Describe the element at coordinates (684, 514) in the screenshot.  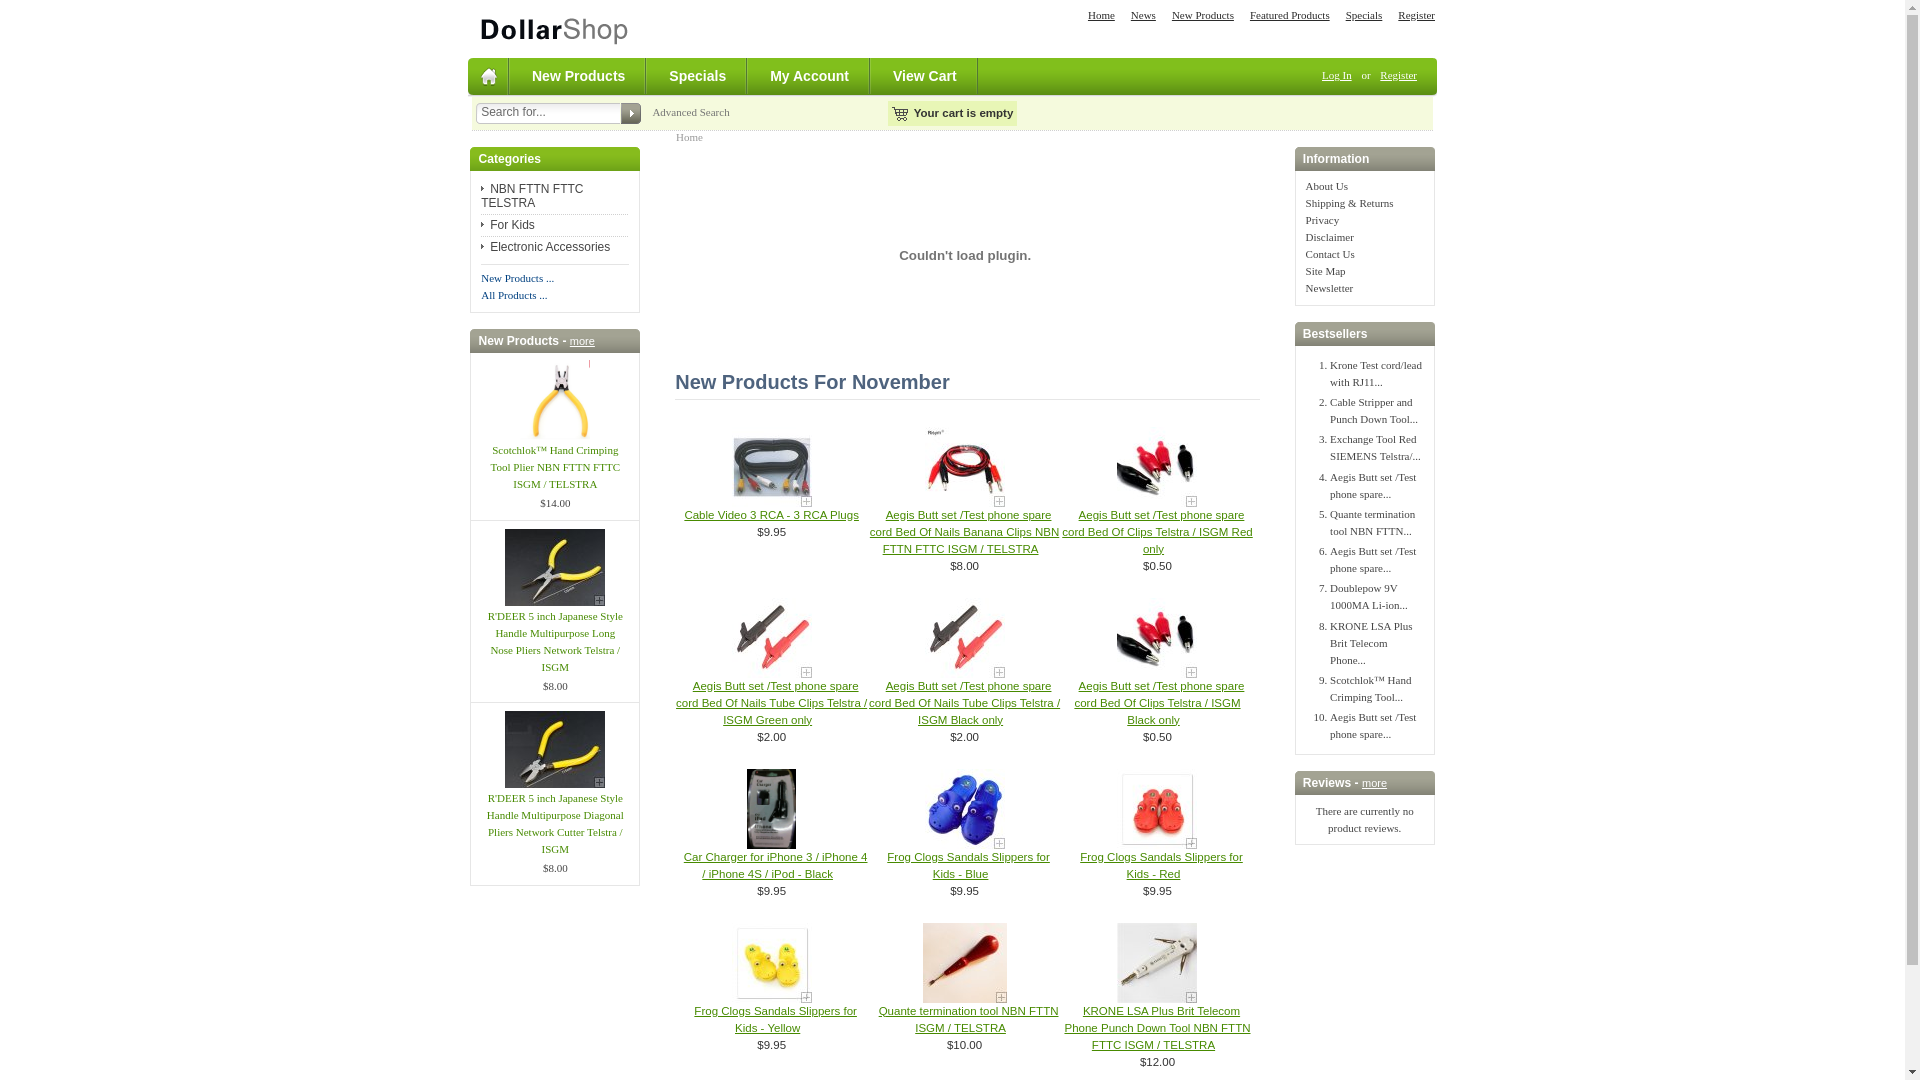
I see `'Cable Video 3 RCA - 3 RCA Plugs'` at that location.